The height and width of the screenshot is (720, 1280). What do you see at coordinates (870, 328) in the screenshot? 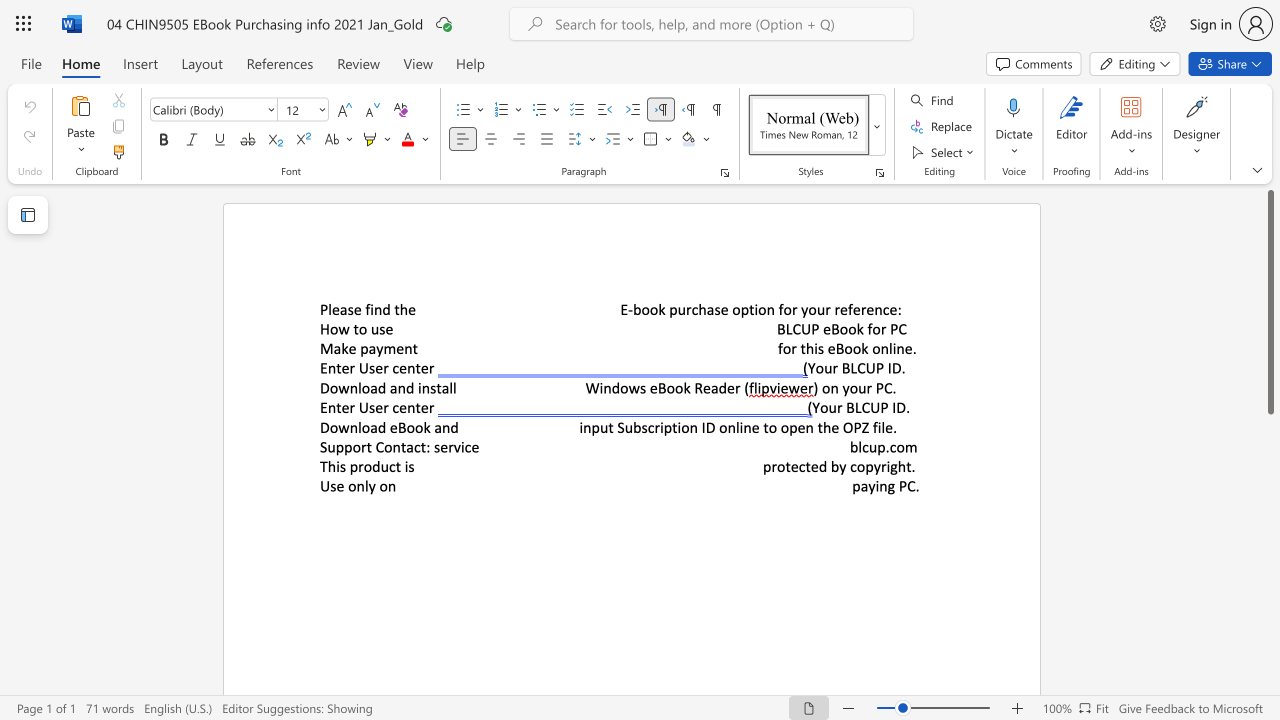
I see `the 1th character "f" in the text` at bounding box center [870, 328].